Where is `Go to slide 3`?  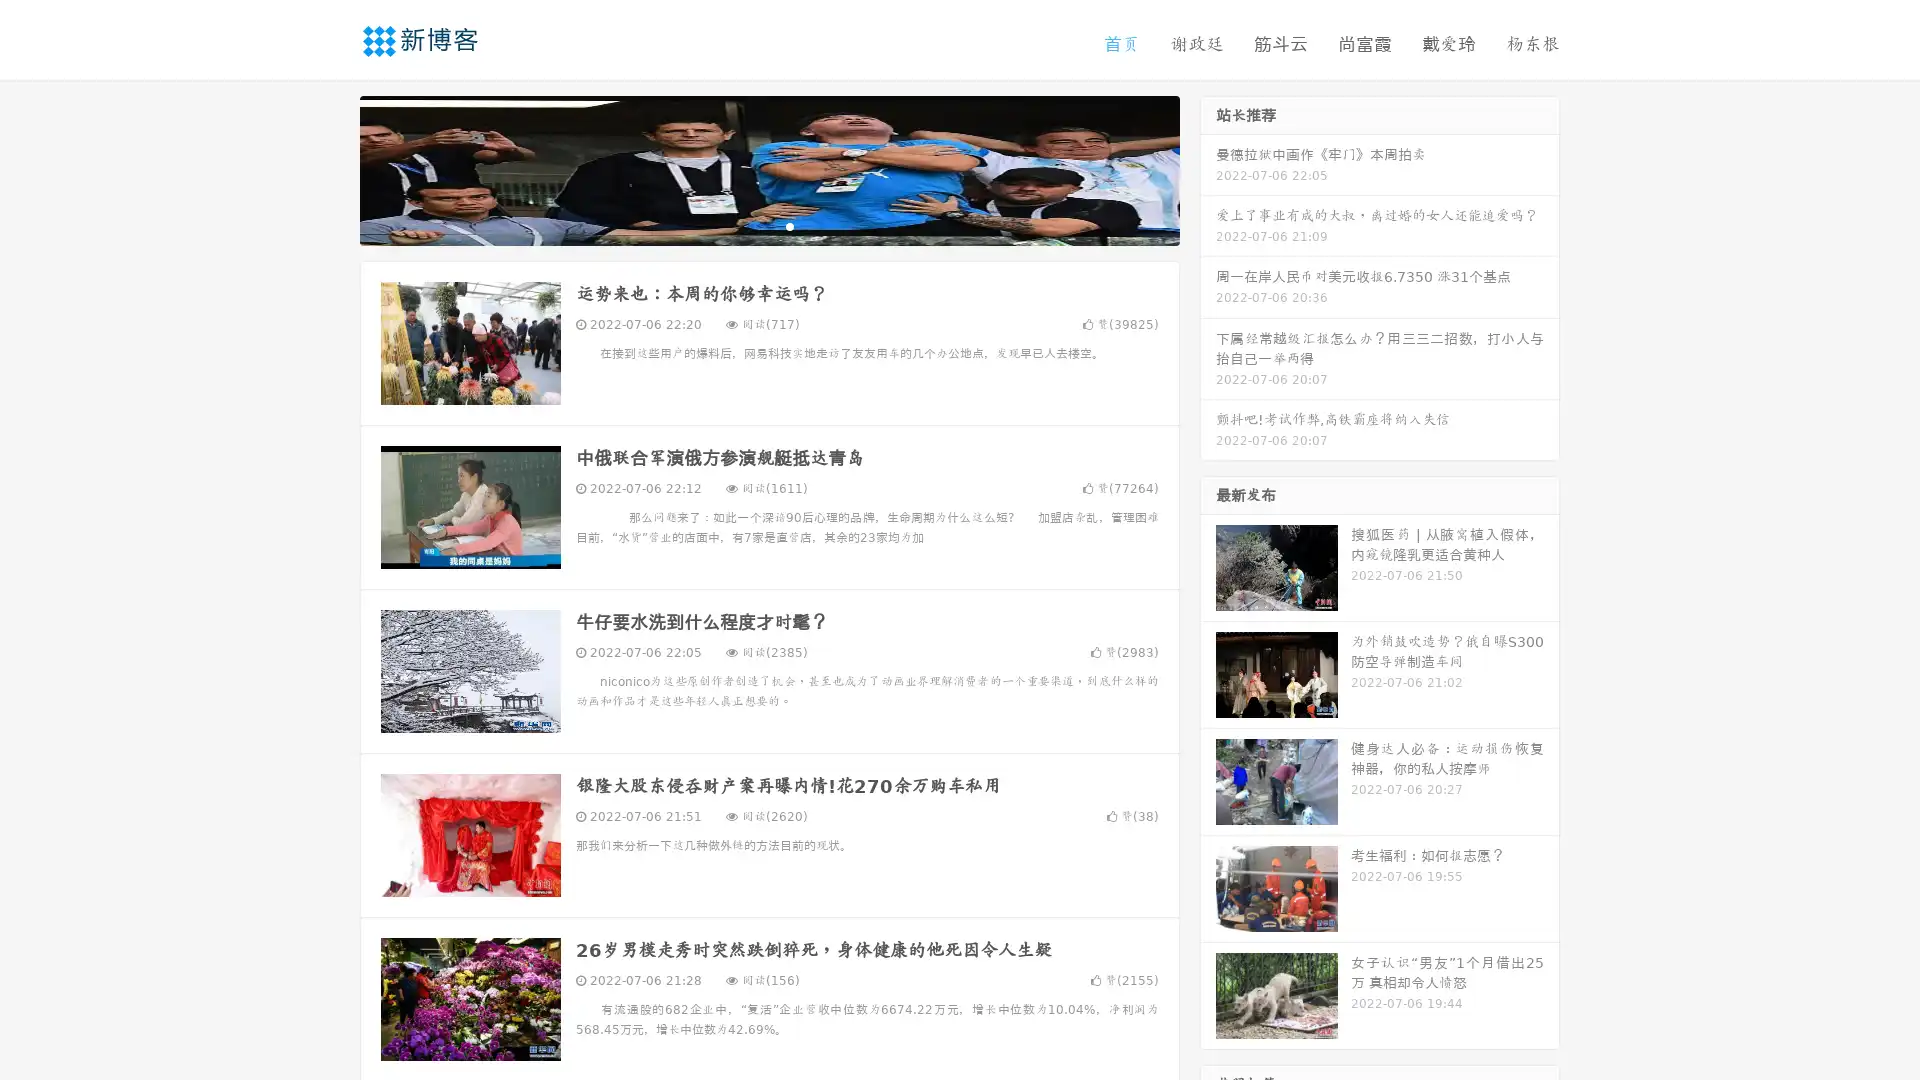 Go to slide 3 is located at coordinates (789, 225).